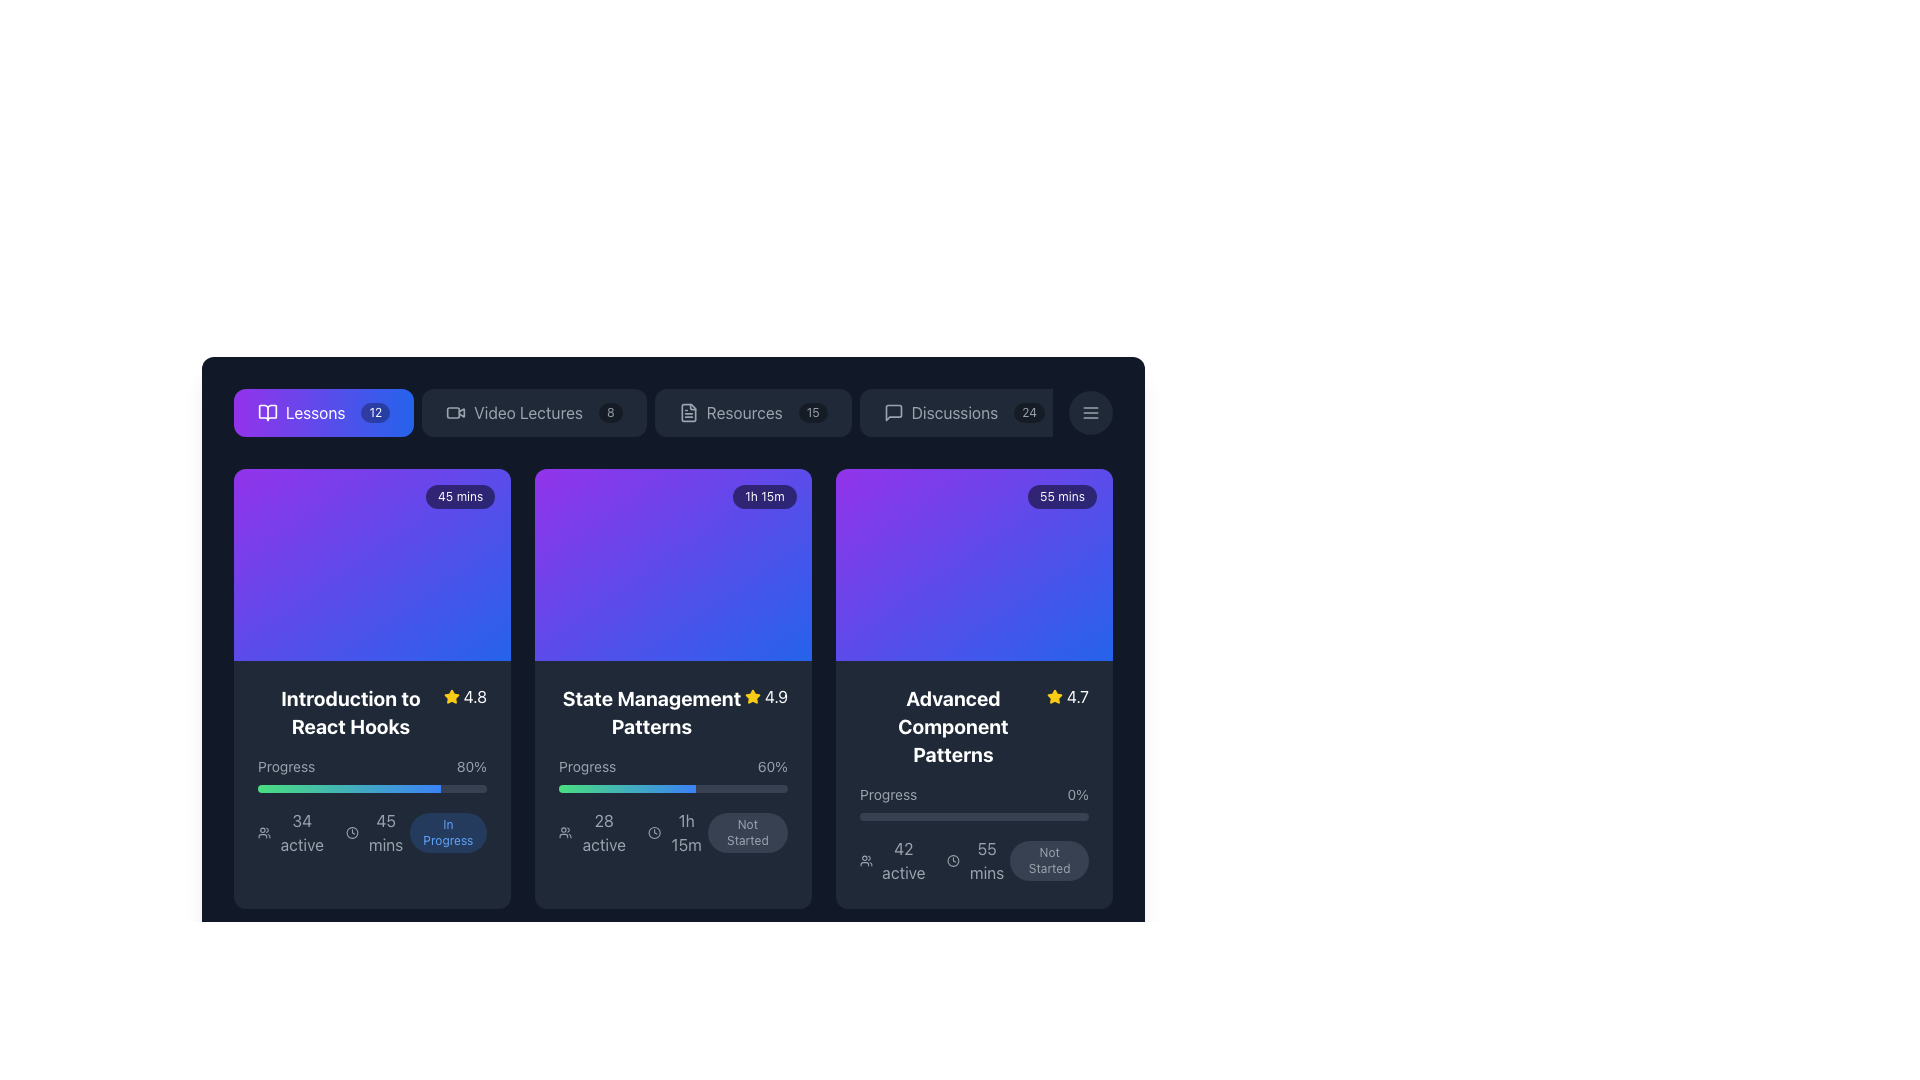 This screenshot has width=1920, height=1080. Describe the element at coordinates (292, 833) in the screenshot. I see `information displayed in the text label showing '34 active' with a people icon, located in the bottom-left corner of the 'Introduction to React Hooks' card` at that location.